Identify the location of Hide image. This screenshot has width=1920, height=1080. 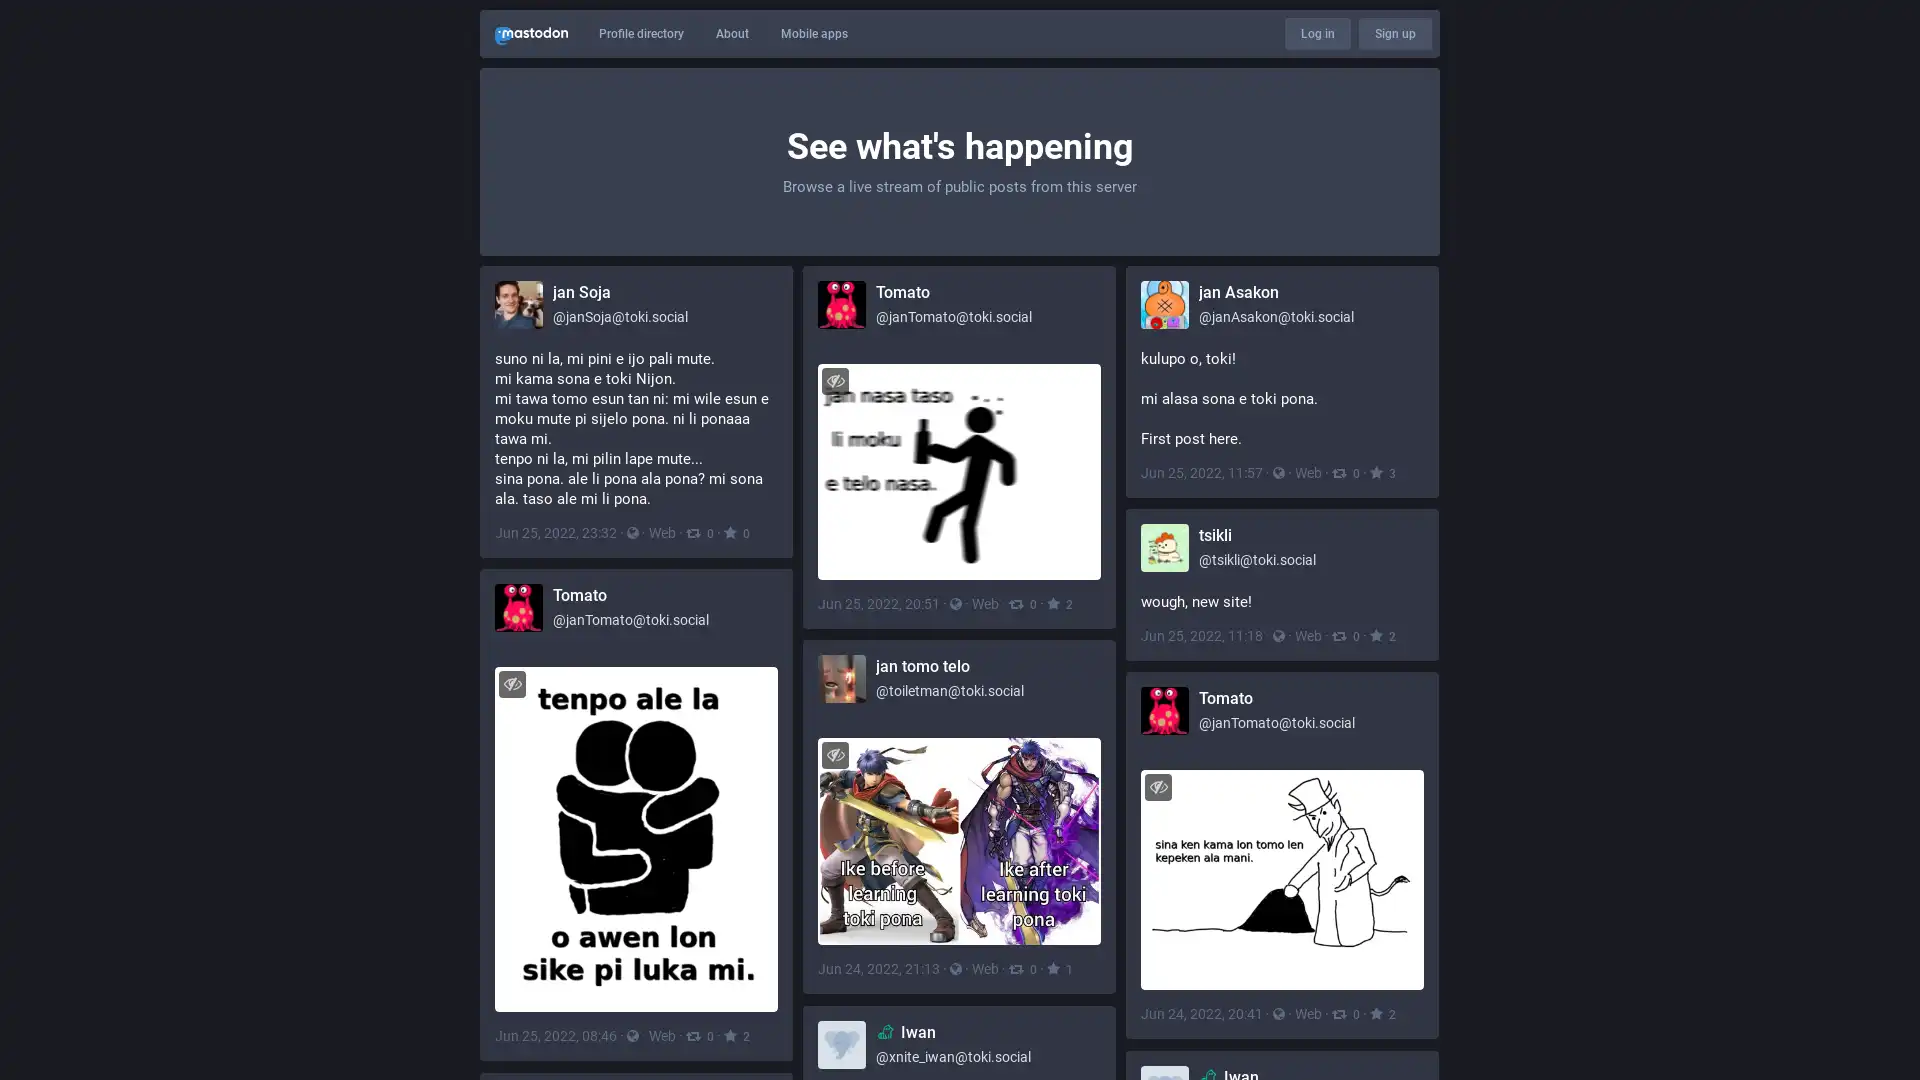
(512, 682).